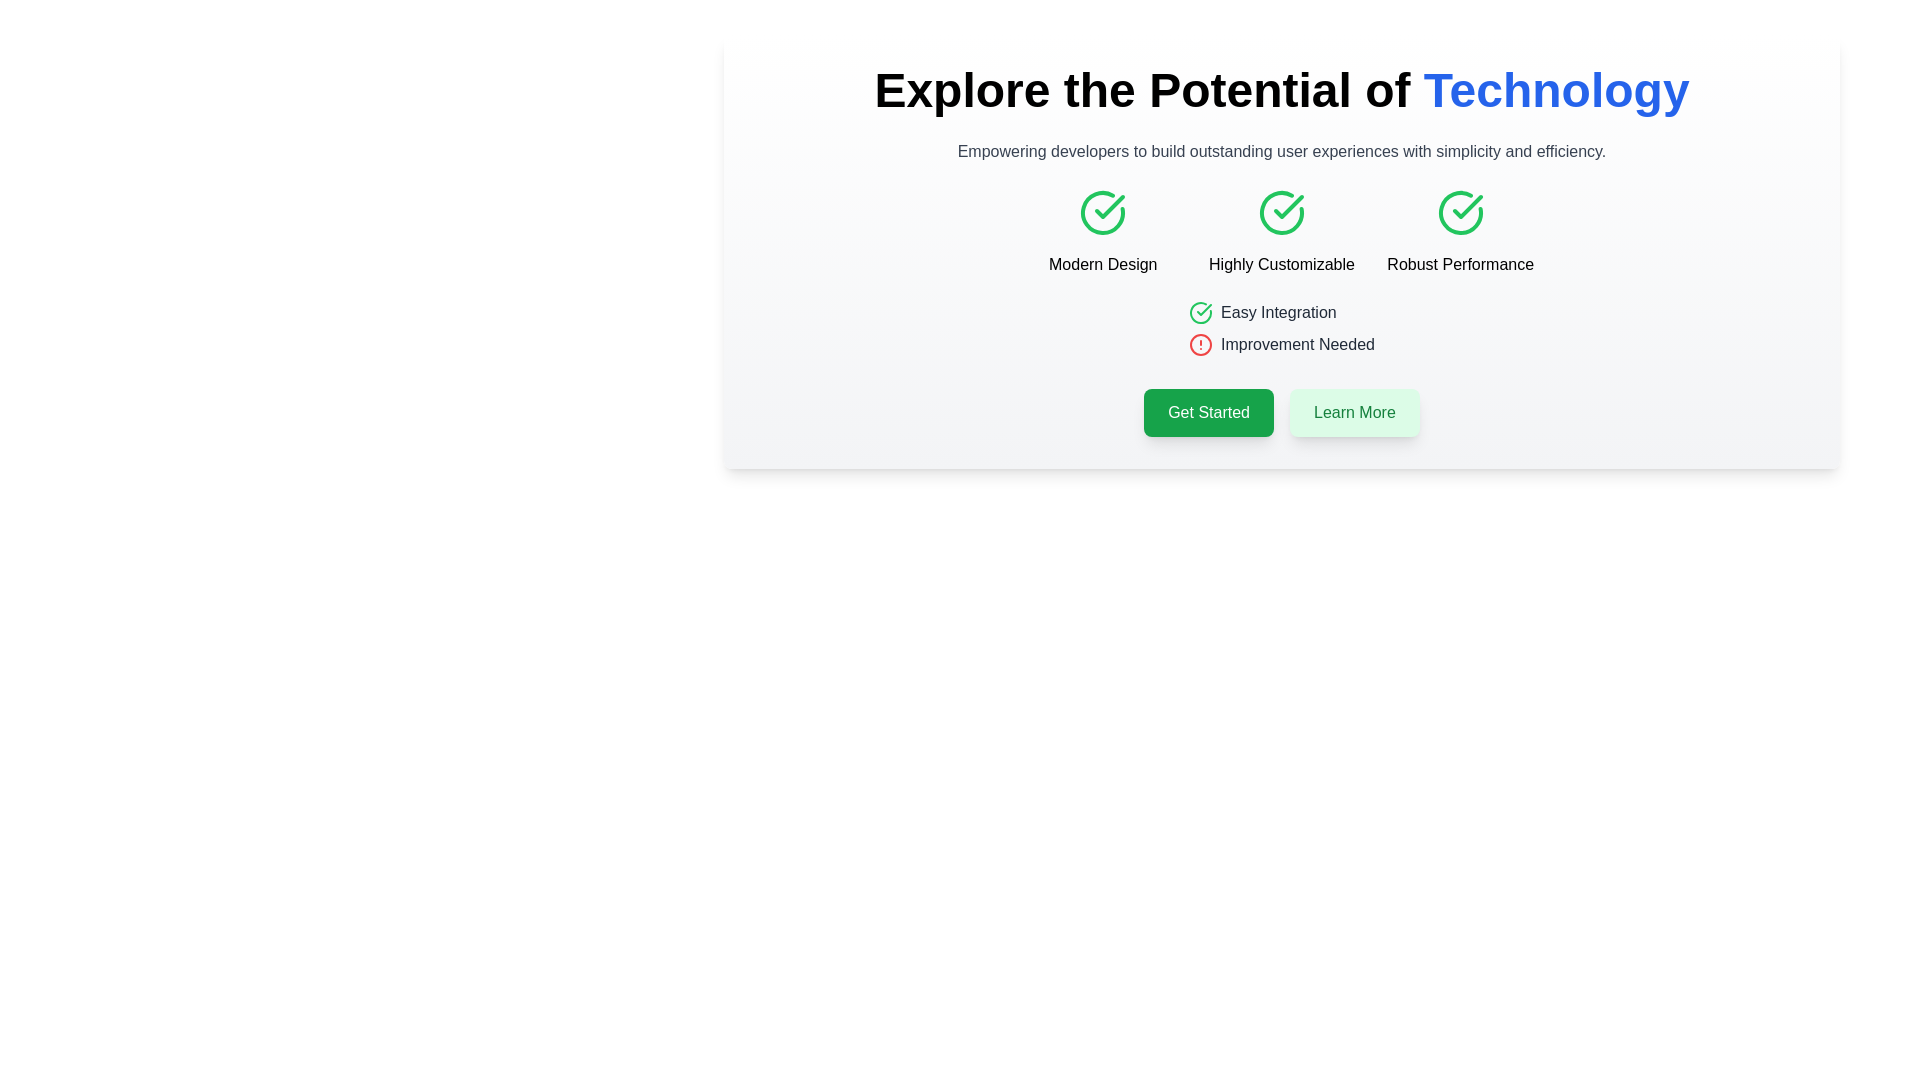  Describe the element at coordinates (1281, 331) in the screenshot. I see `the Informational Group element that displays status descriptions, located below the 'Highly Customizable' section and above the 'Get Started' and 'Learn More' buttons` at that location.